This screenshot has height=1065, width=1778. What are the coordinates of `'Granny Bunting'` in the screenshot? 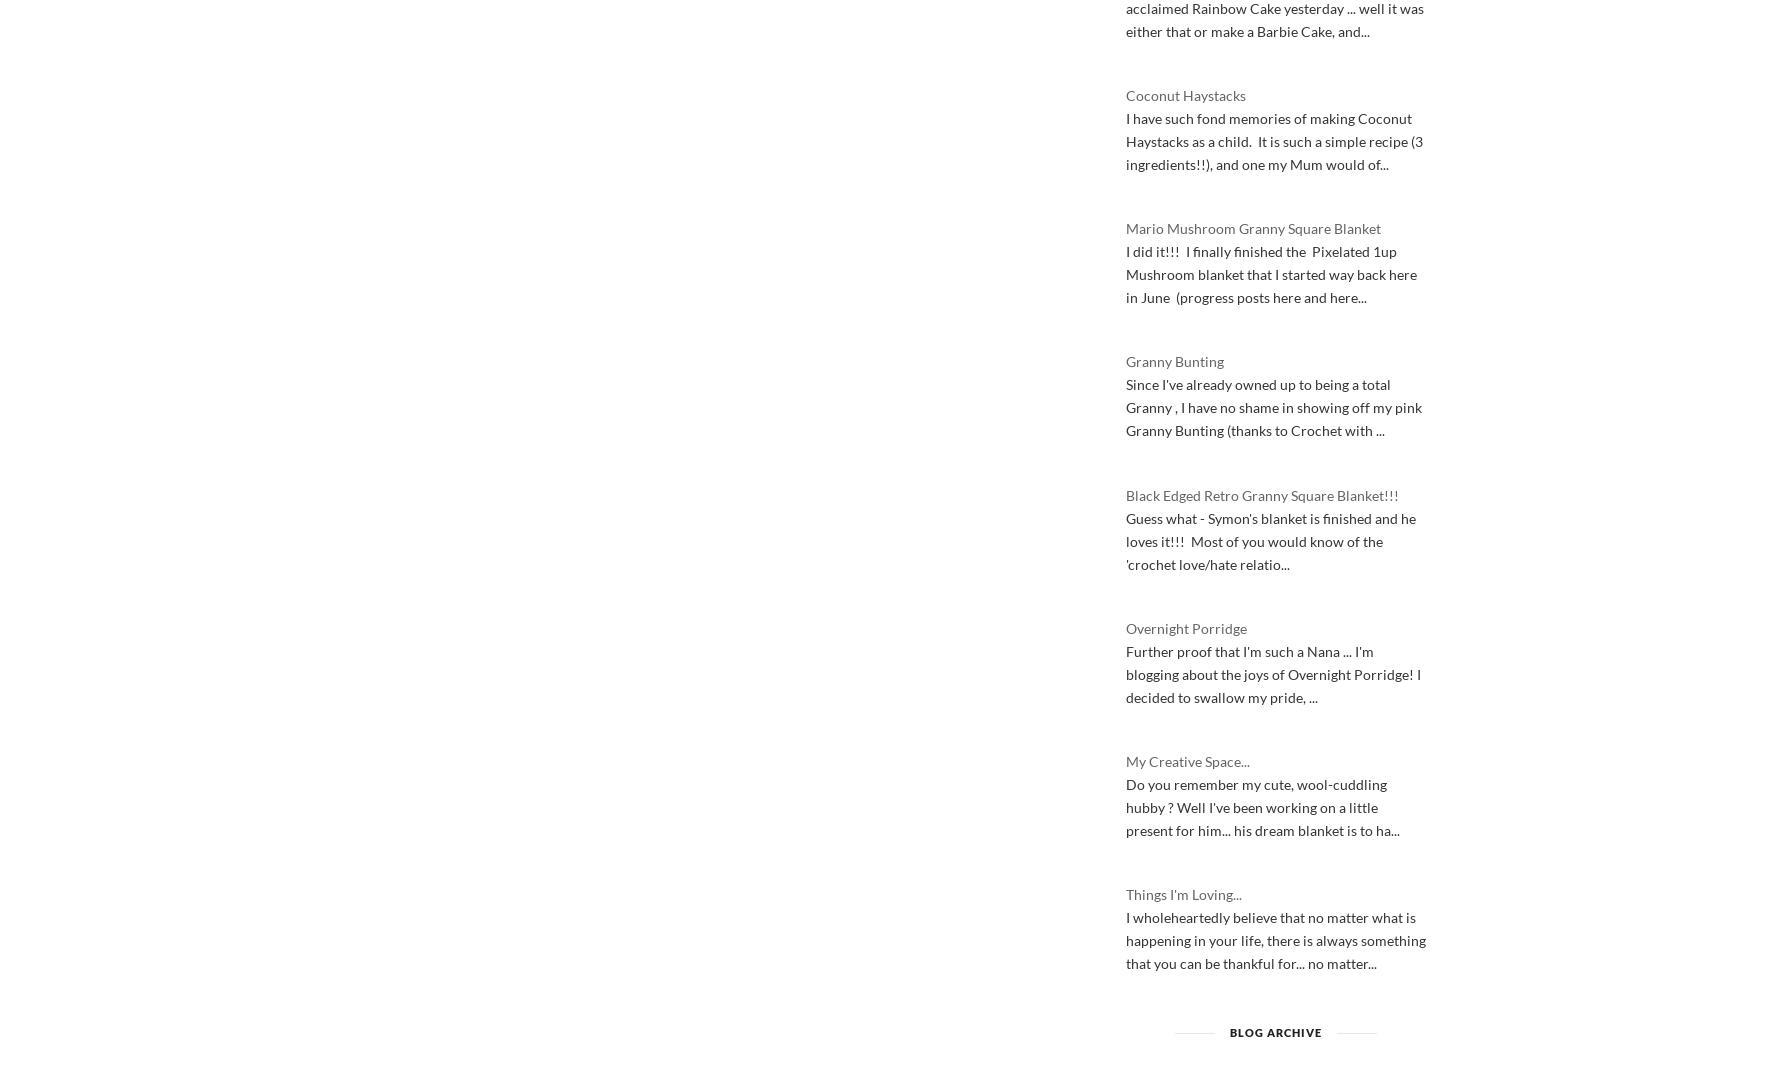 It's located at (1174, 360).